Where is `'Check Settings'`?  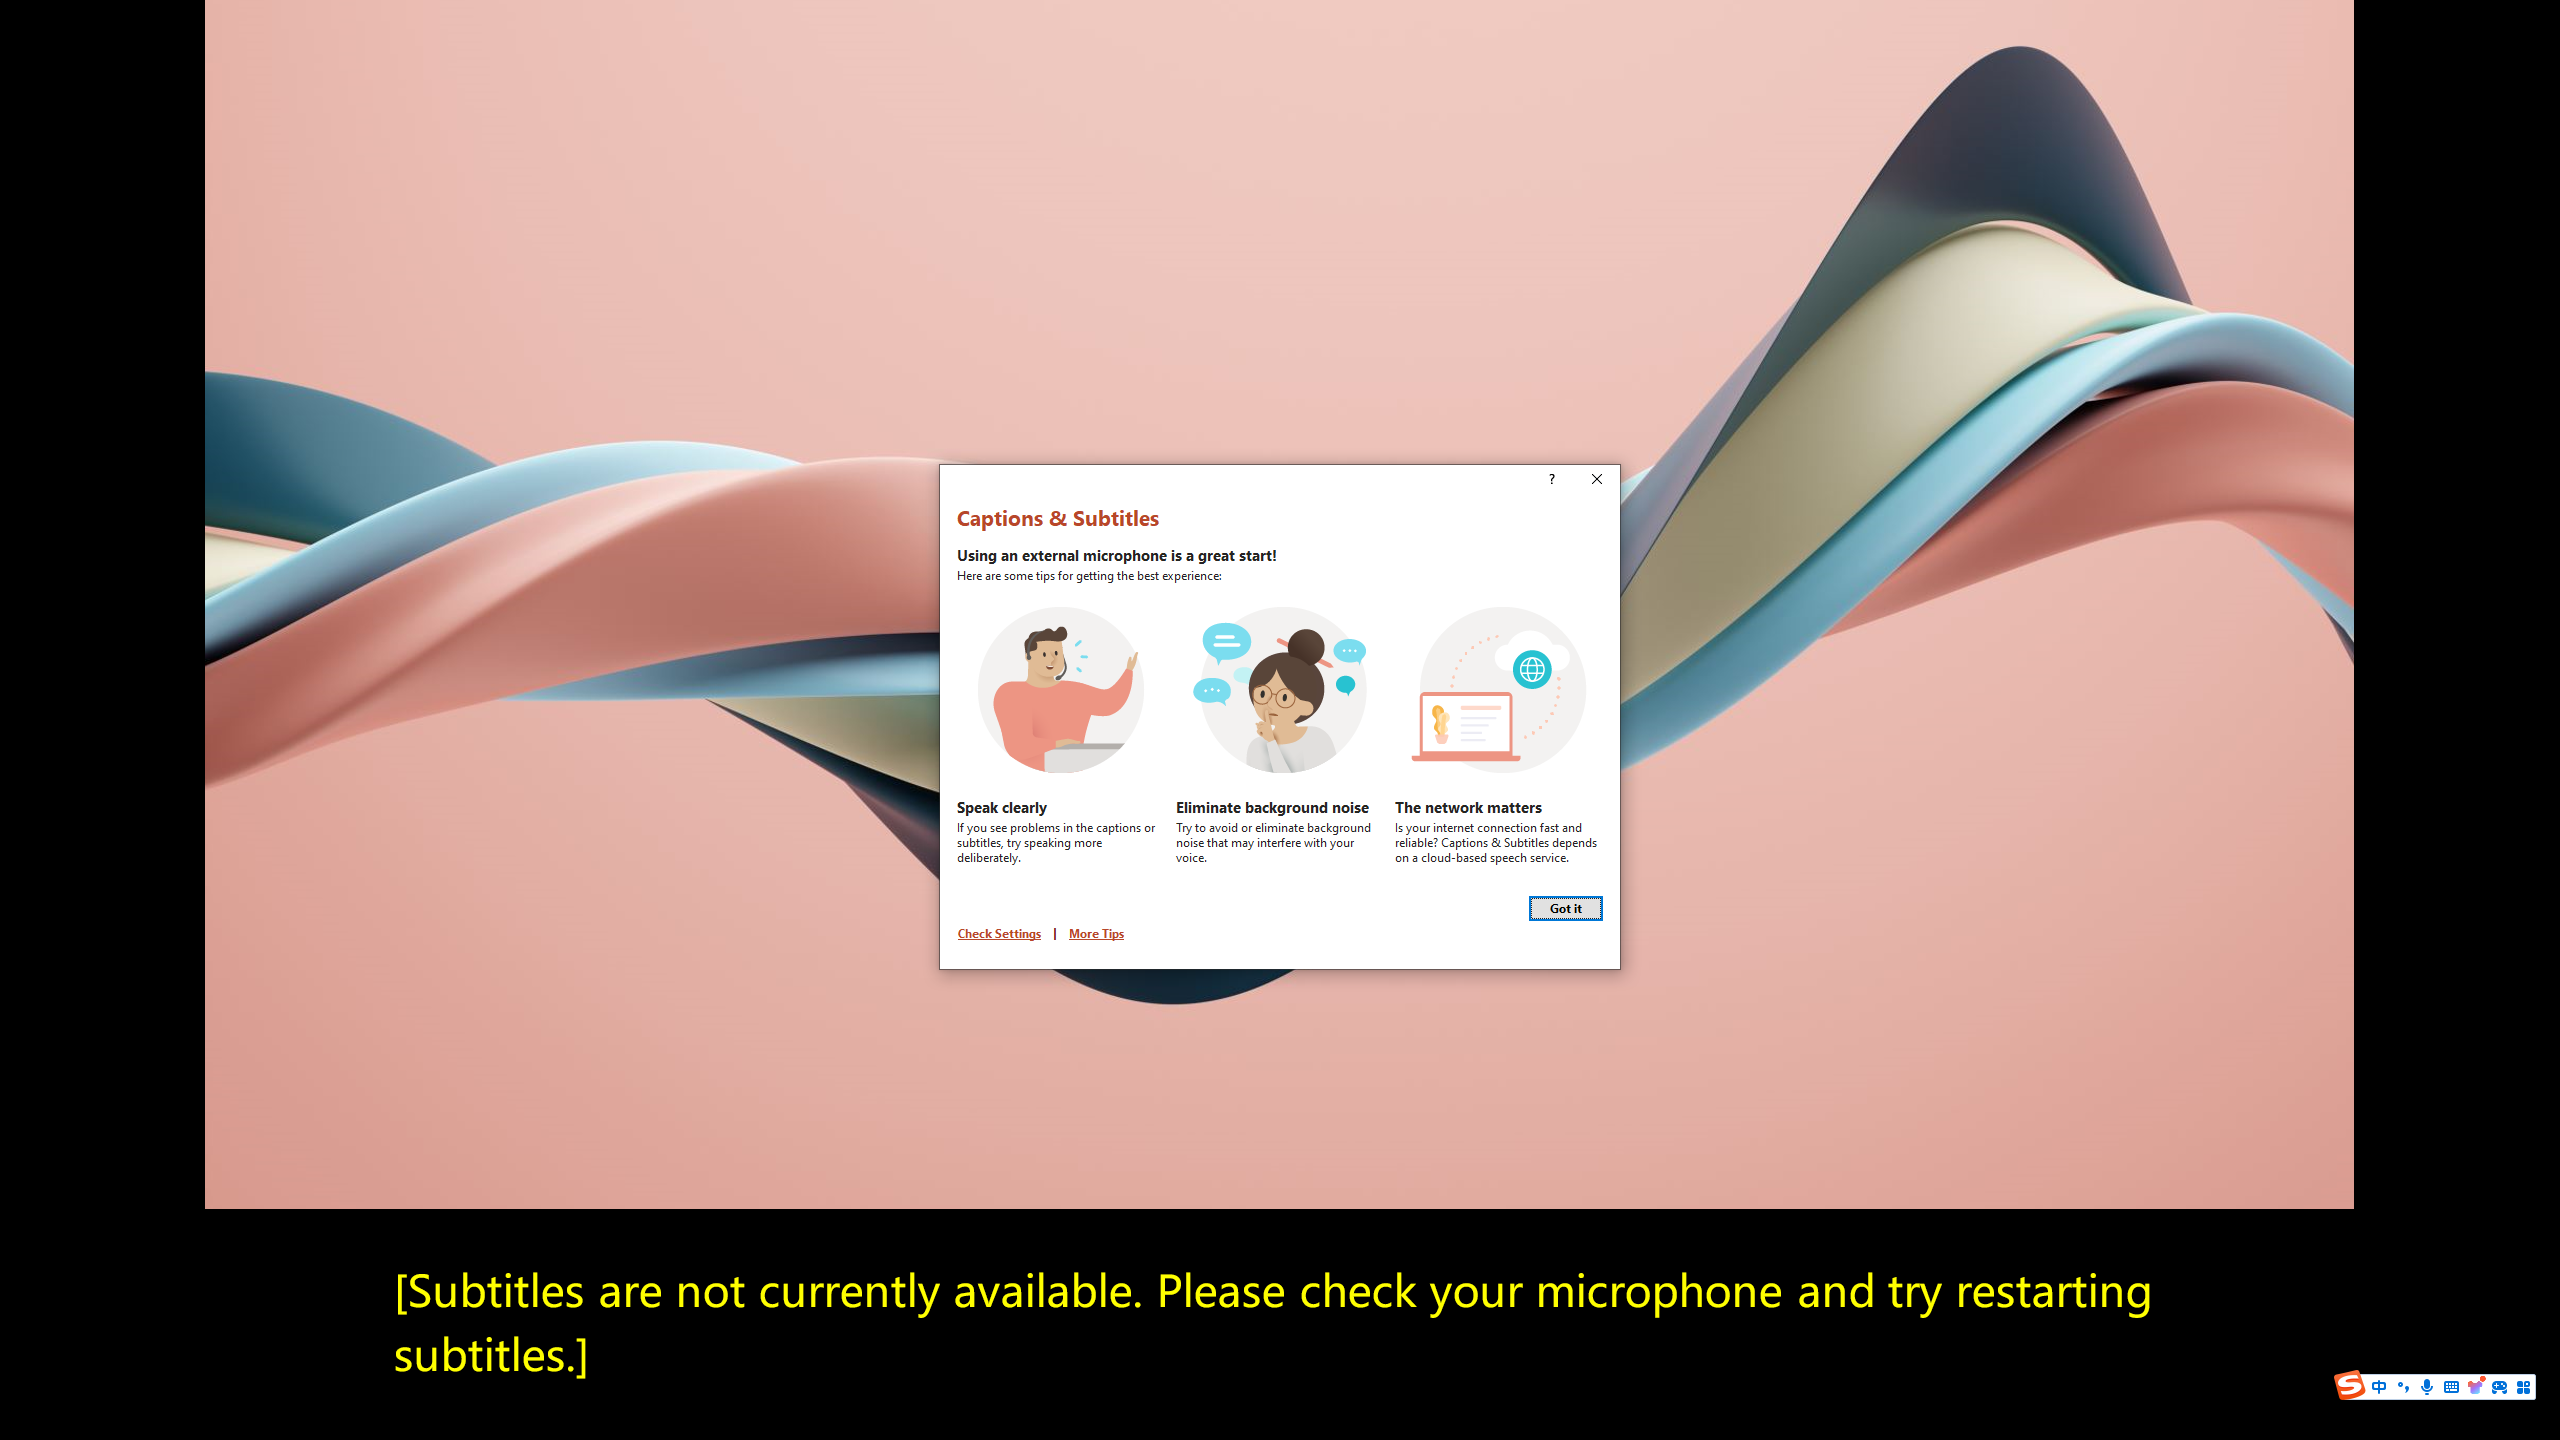
'Check Settings' is located at coordinates (998, 932).